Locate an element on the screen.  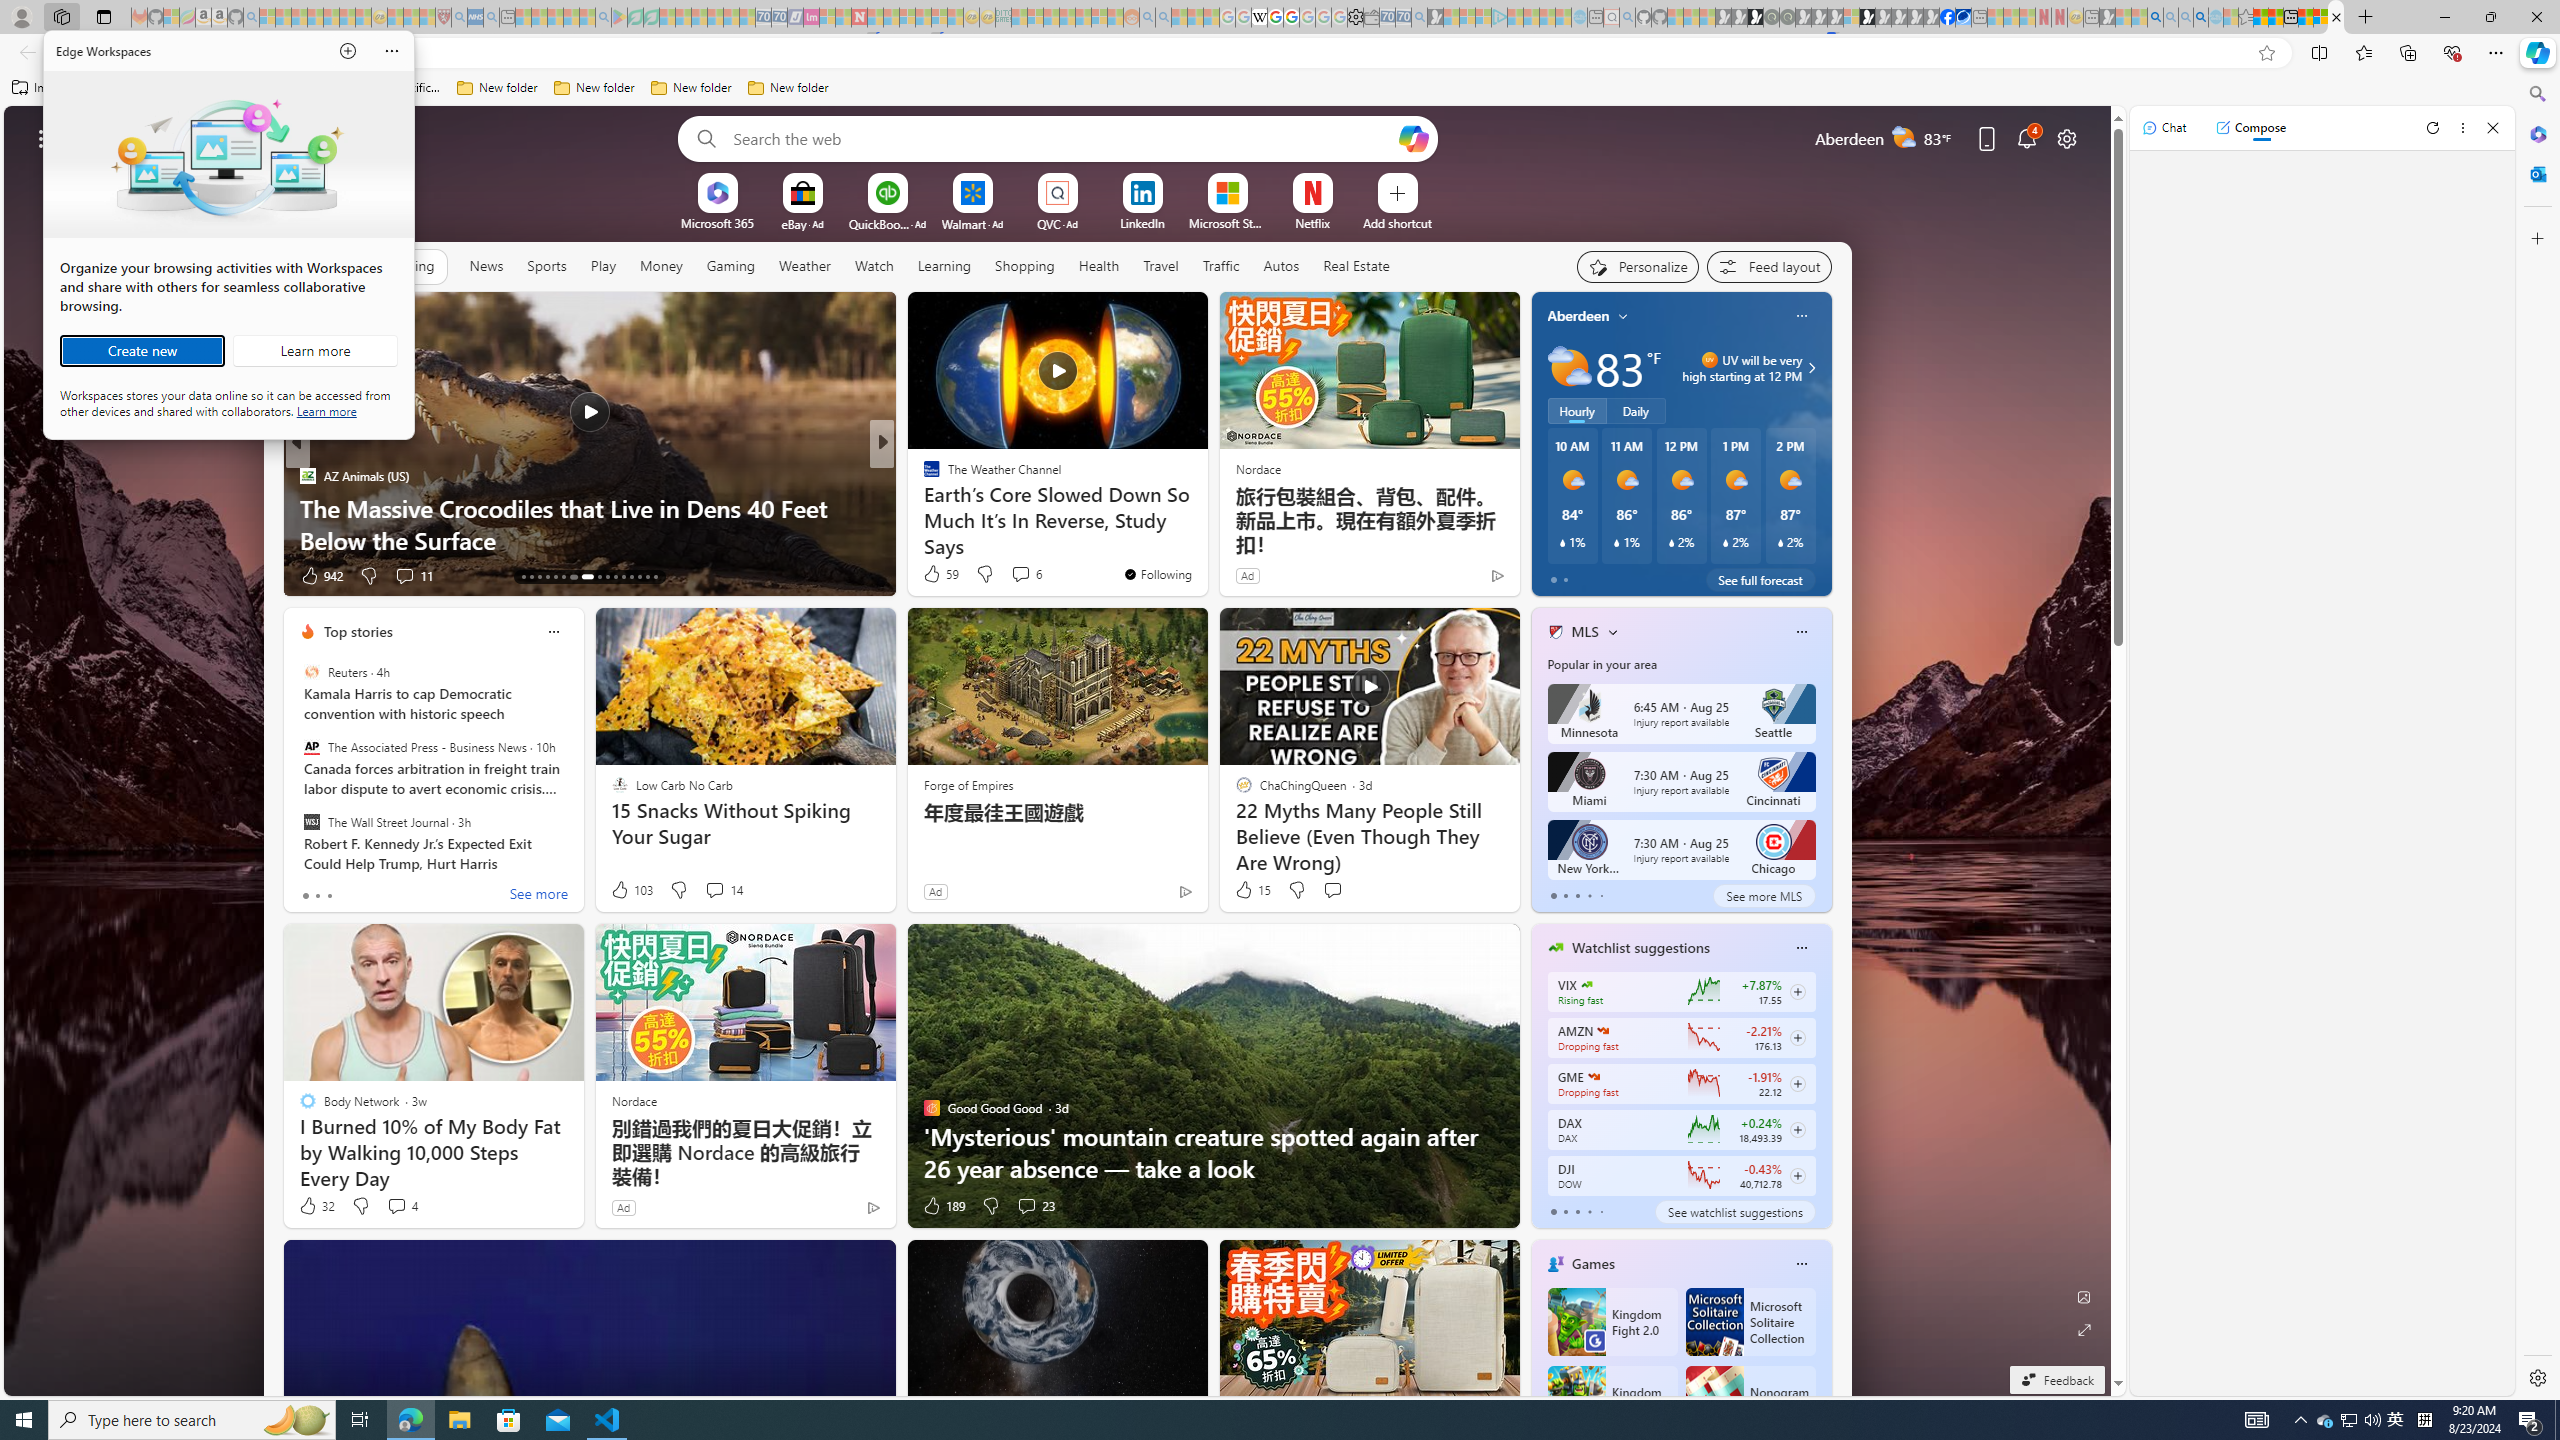
'Netflix' is located at coordinates (1312, 222).